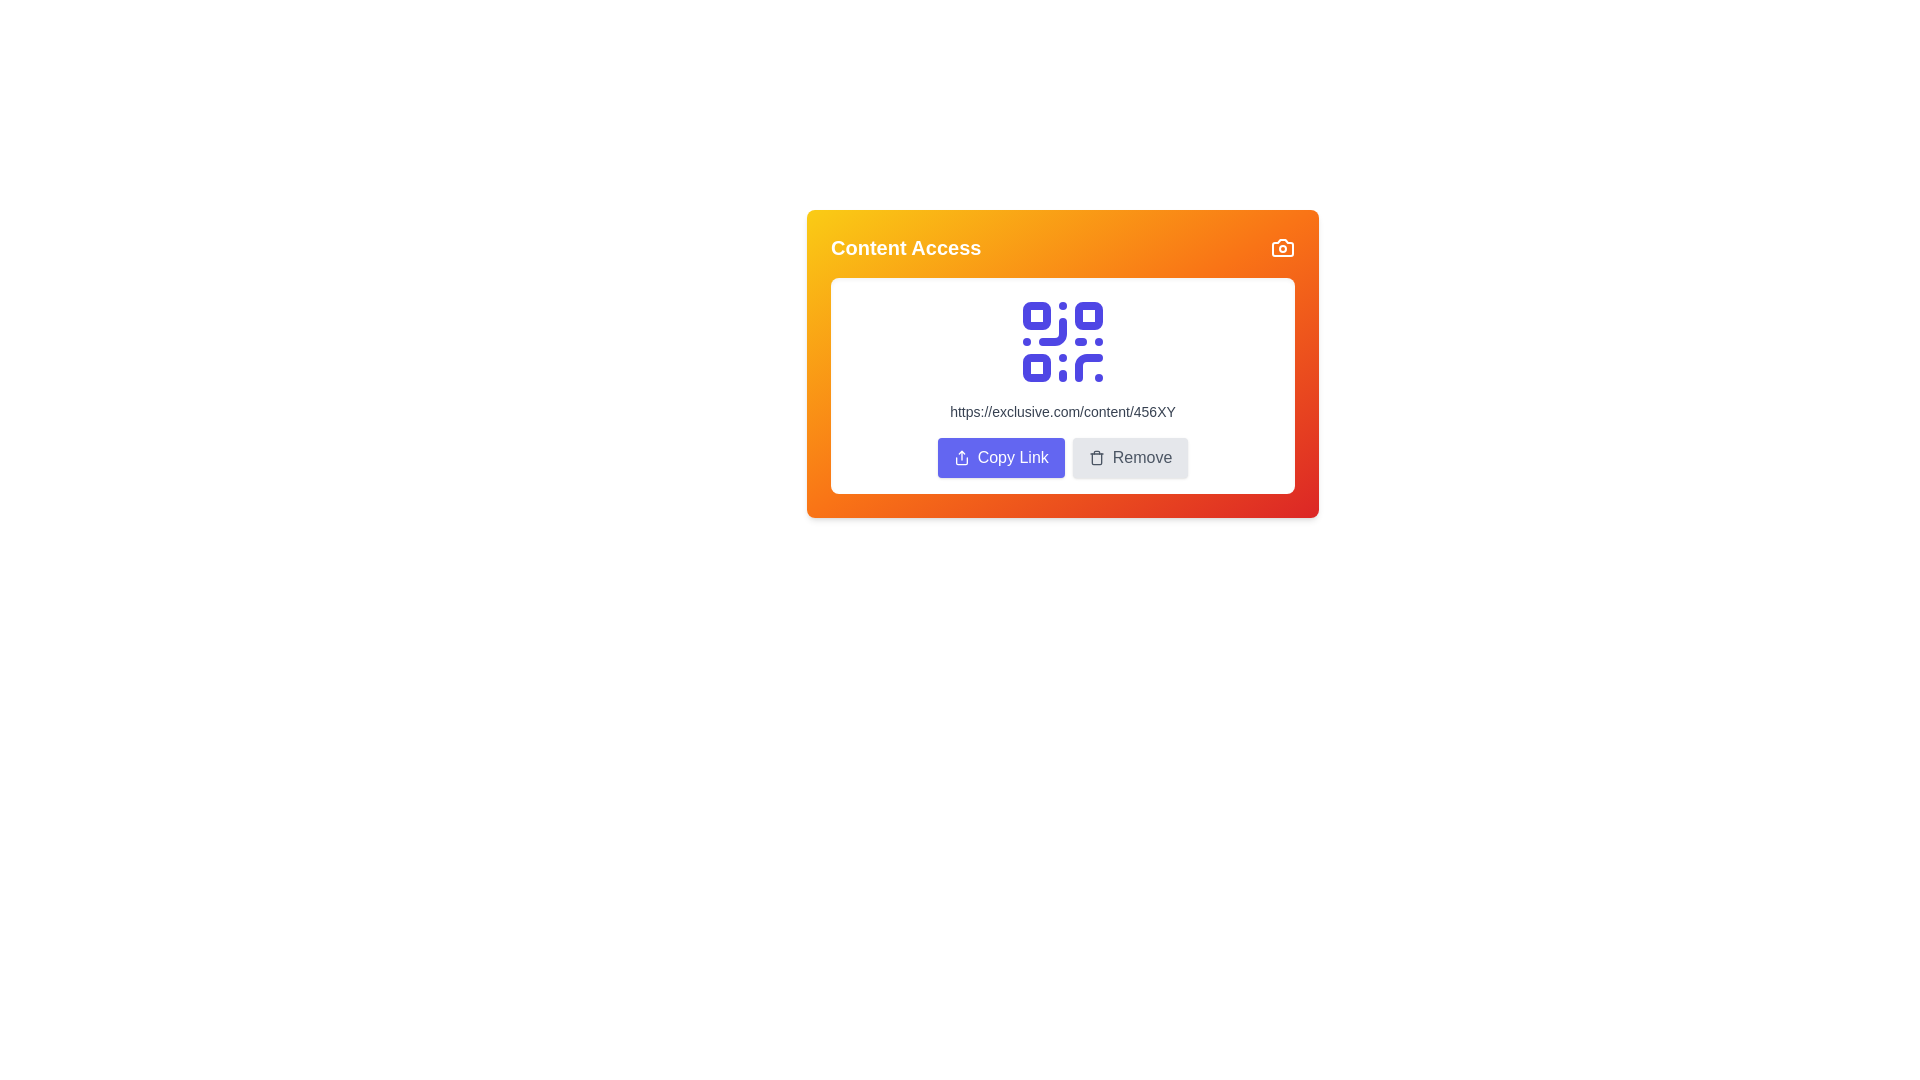  I want to click on the share icon located on the left side of the 'Copy Link' button, which visually represents the action of sharing, so click(961, 458).